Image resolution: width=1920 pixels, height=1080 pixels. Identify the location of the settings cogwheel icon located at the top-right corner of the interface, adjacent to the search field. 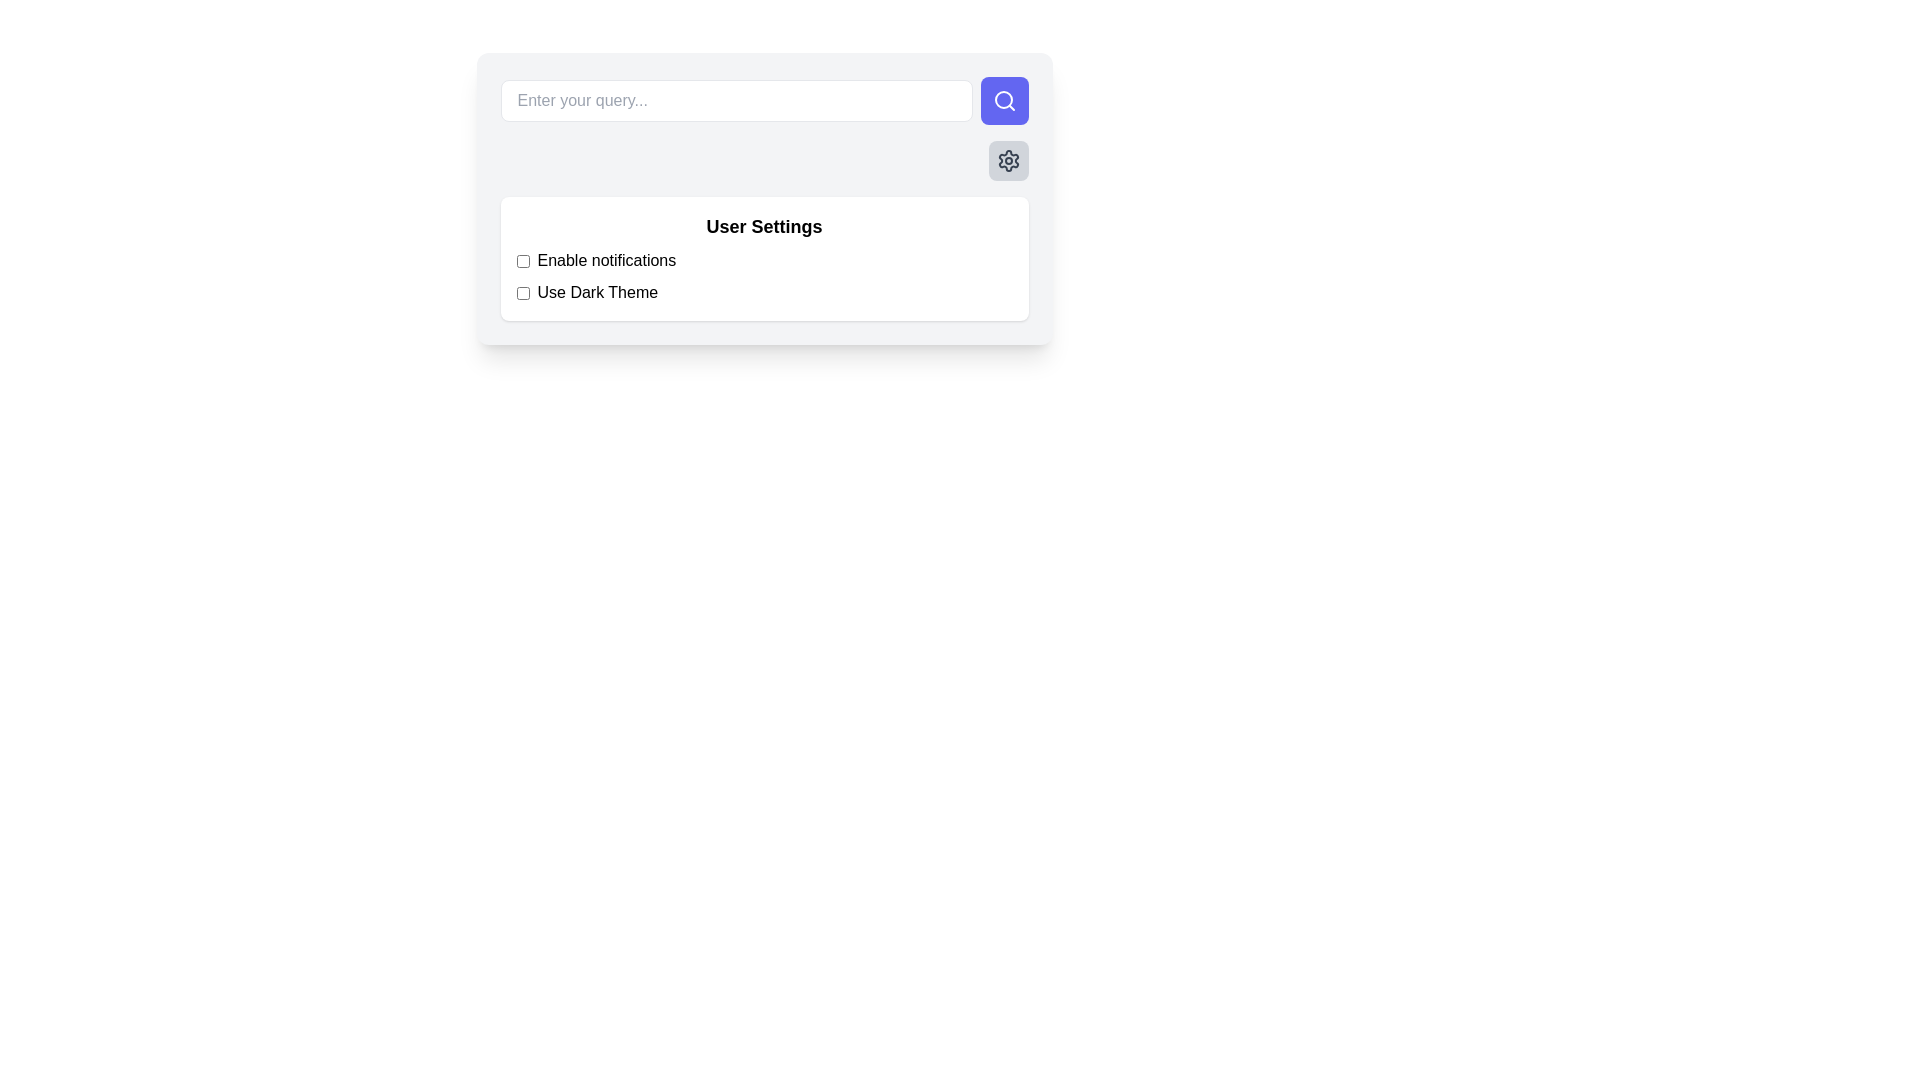
(1008, 160).